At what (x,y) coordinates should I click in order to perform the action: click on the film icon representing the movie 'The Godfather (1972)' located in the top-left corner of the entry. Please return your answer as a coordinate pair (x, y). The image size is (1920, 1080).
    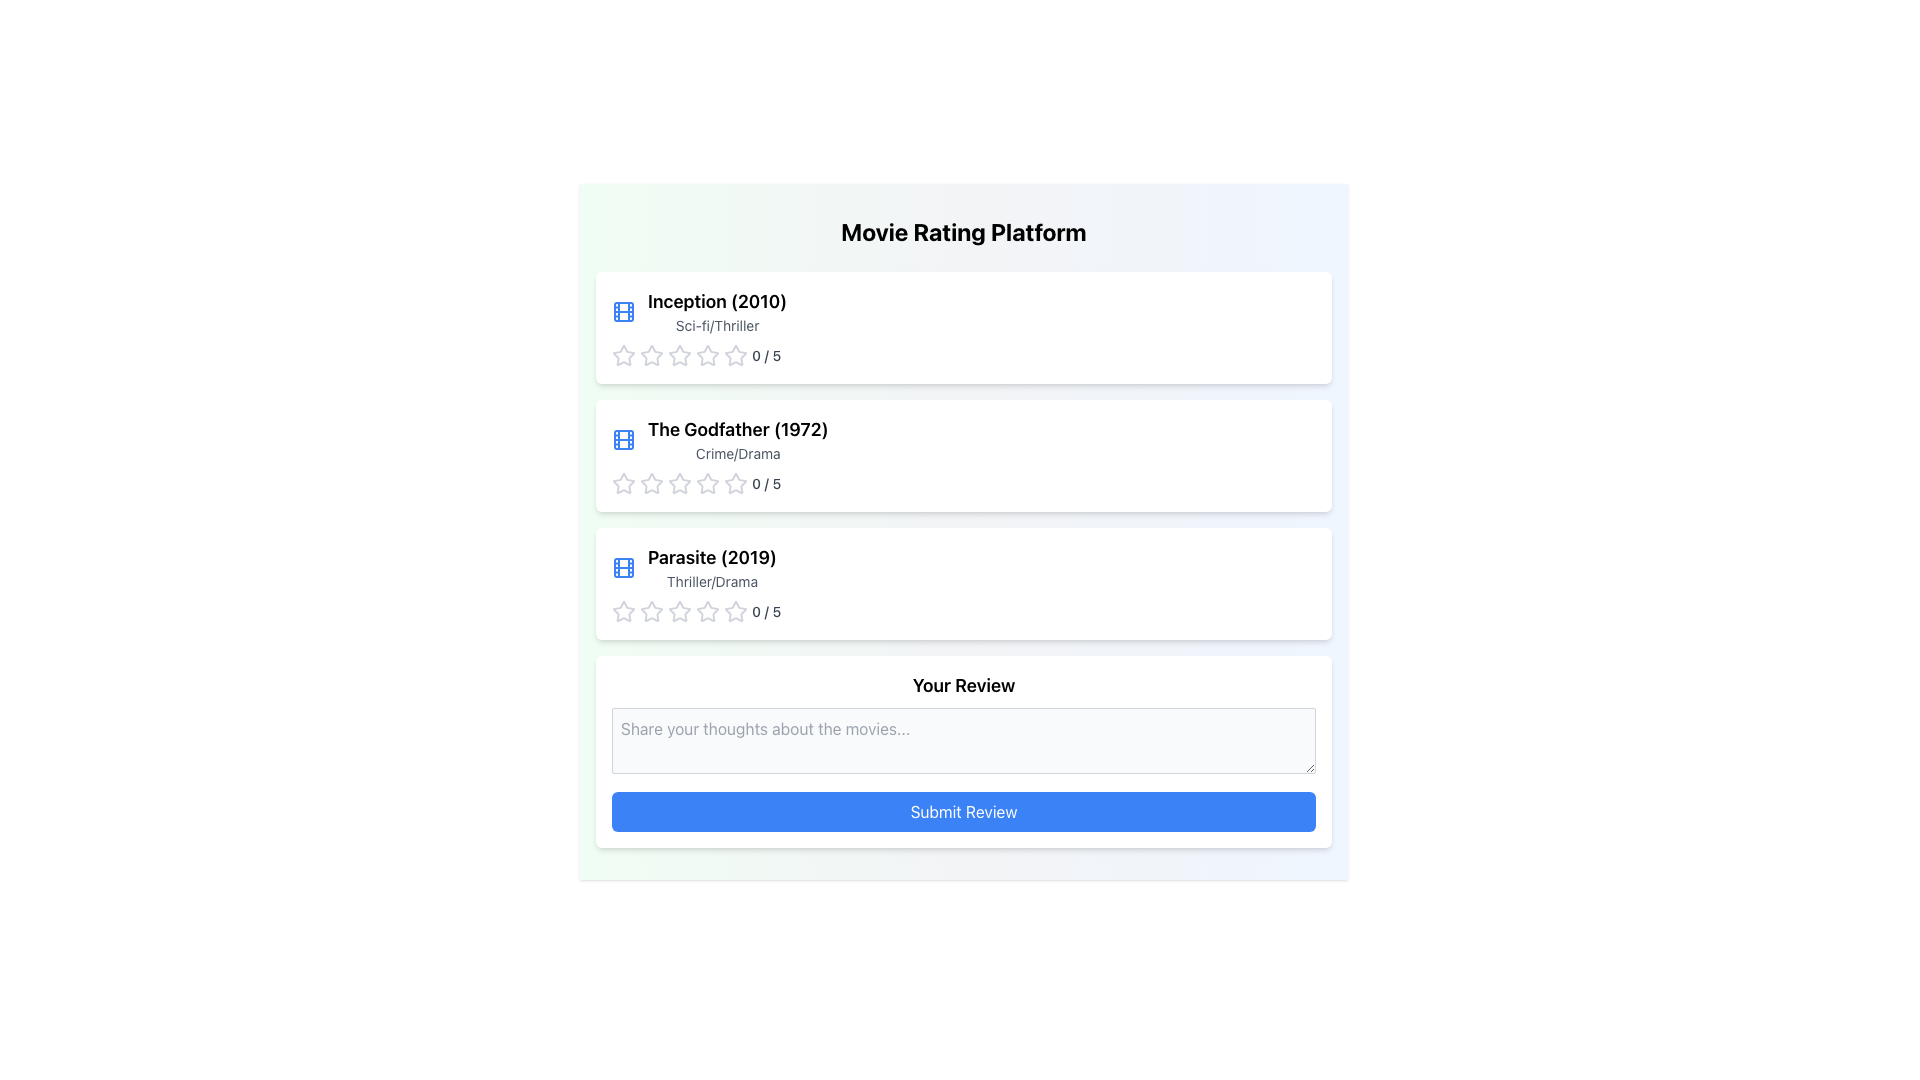
    Looking at the image, I should click on (623, 312).